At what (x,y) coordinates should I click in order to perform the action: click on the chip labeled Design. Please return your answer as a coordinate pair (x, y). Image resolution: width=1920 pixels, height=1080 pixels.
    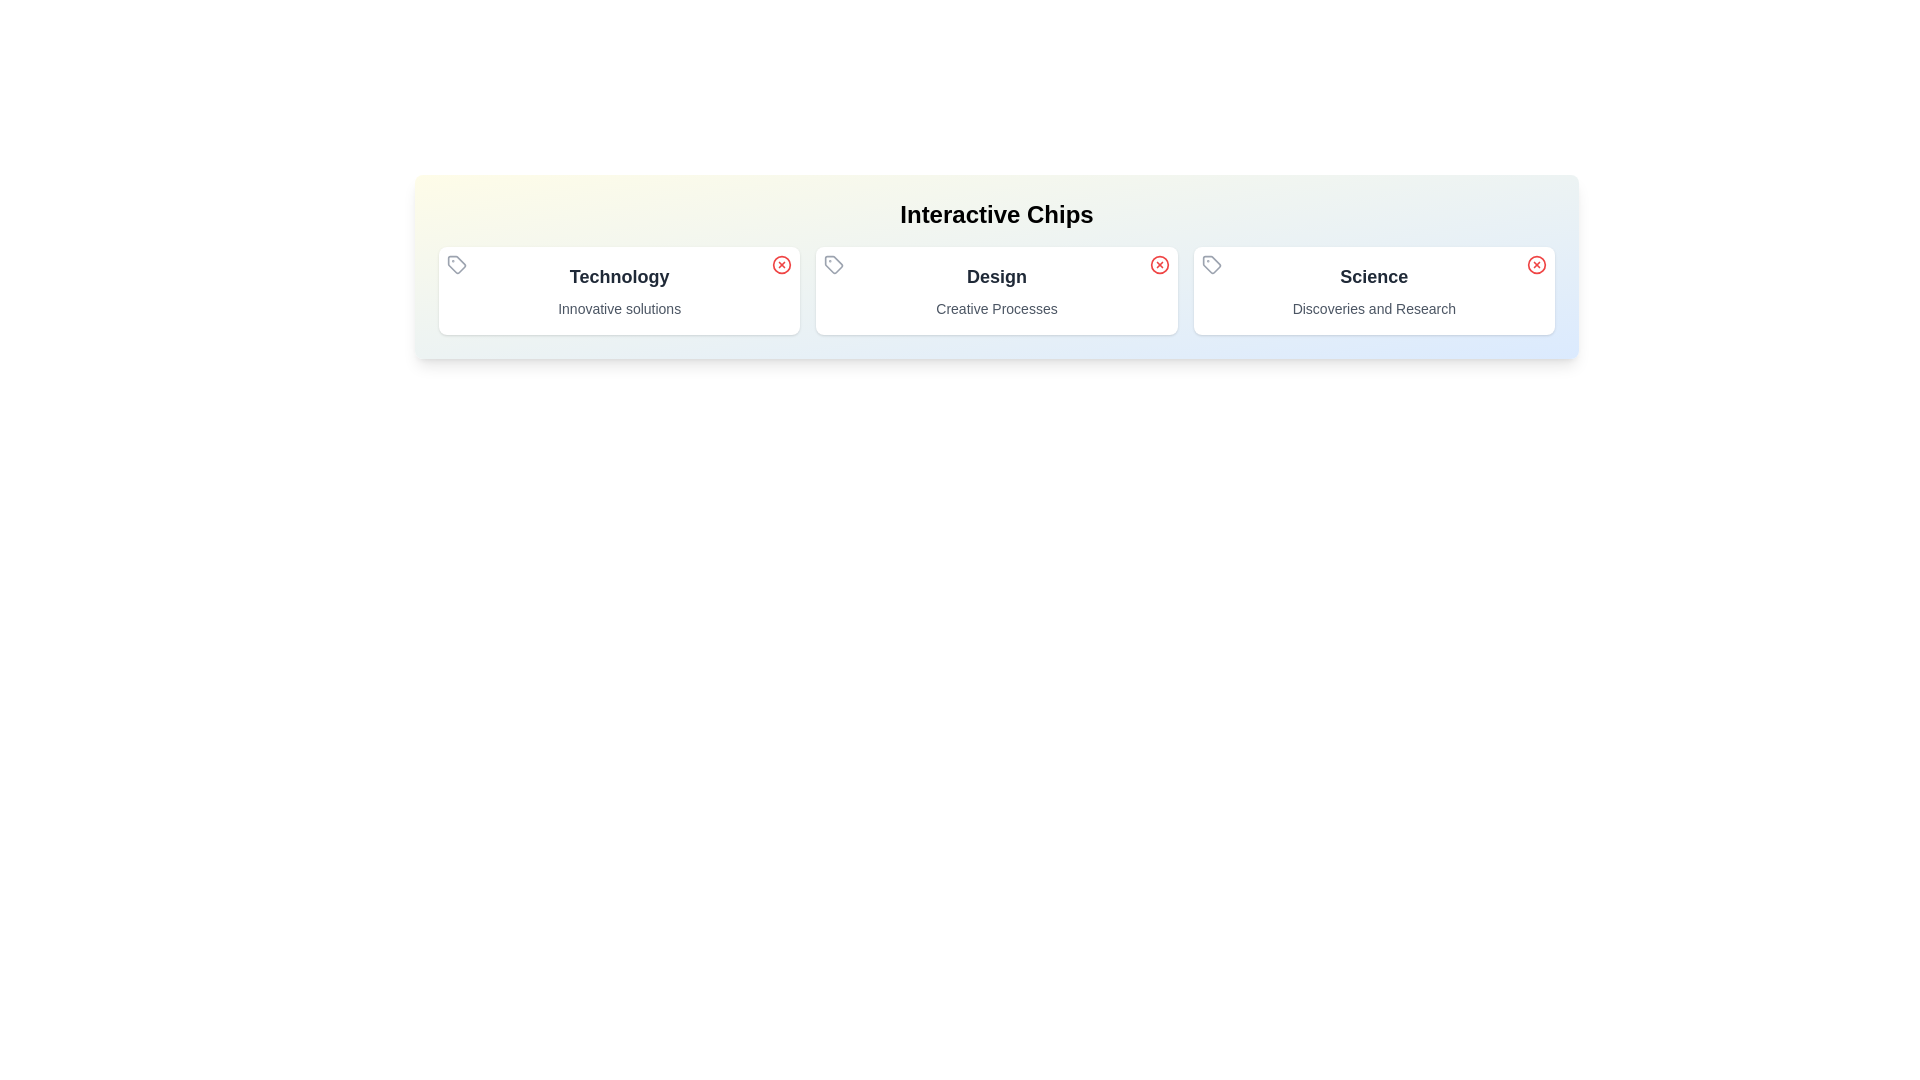
    Looking at the image, I should click on (997, 290).